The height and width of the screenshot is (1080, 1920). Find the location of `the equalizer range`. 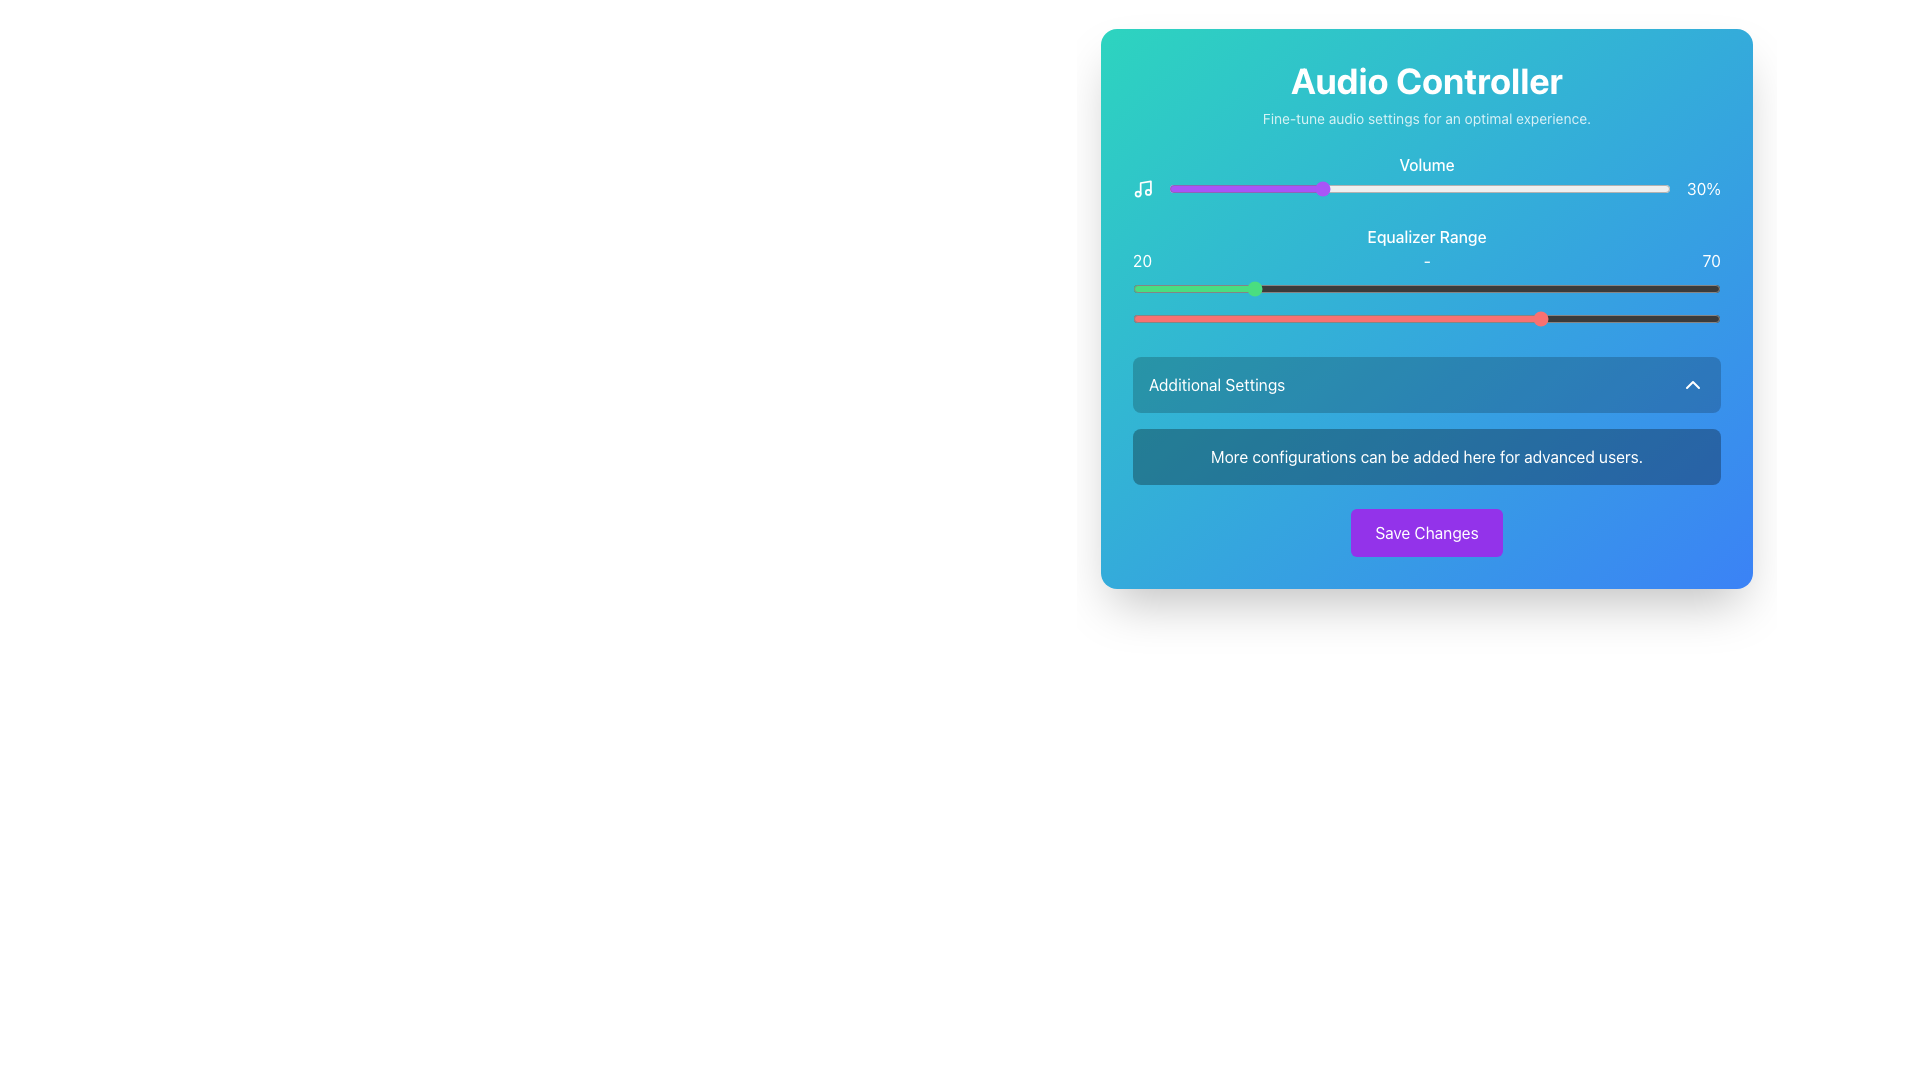

the equalizer range is located at coordinates (1491, 318).